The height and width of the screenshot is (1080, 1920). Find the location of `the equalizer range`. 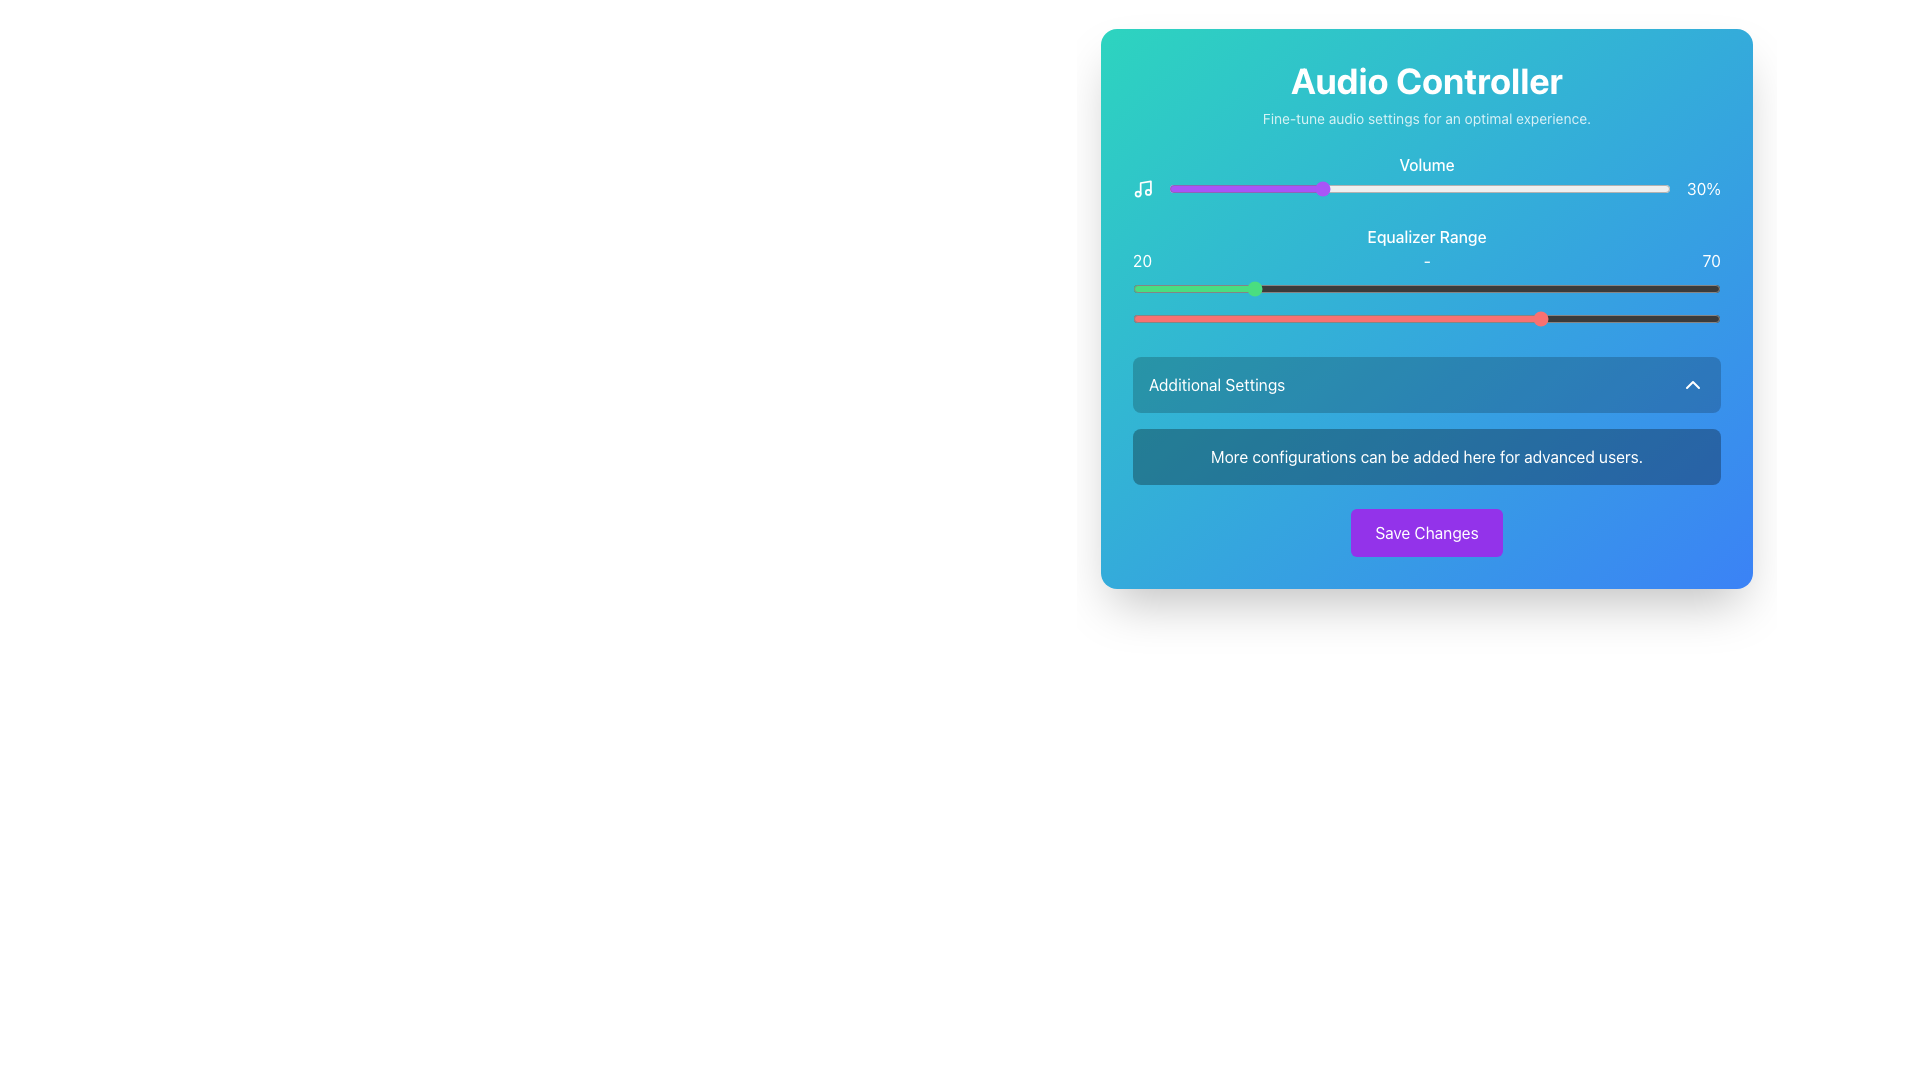

the equalizer range is located at coordinates (1491, 318).